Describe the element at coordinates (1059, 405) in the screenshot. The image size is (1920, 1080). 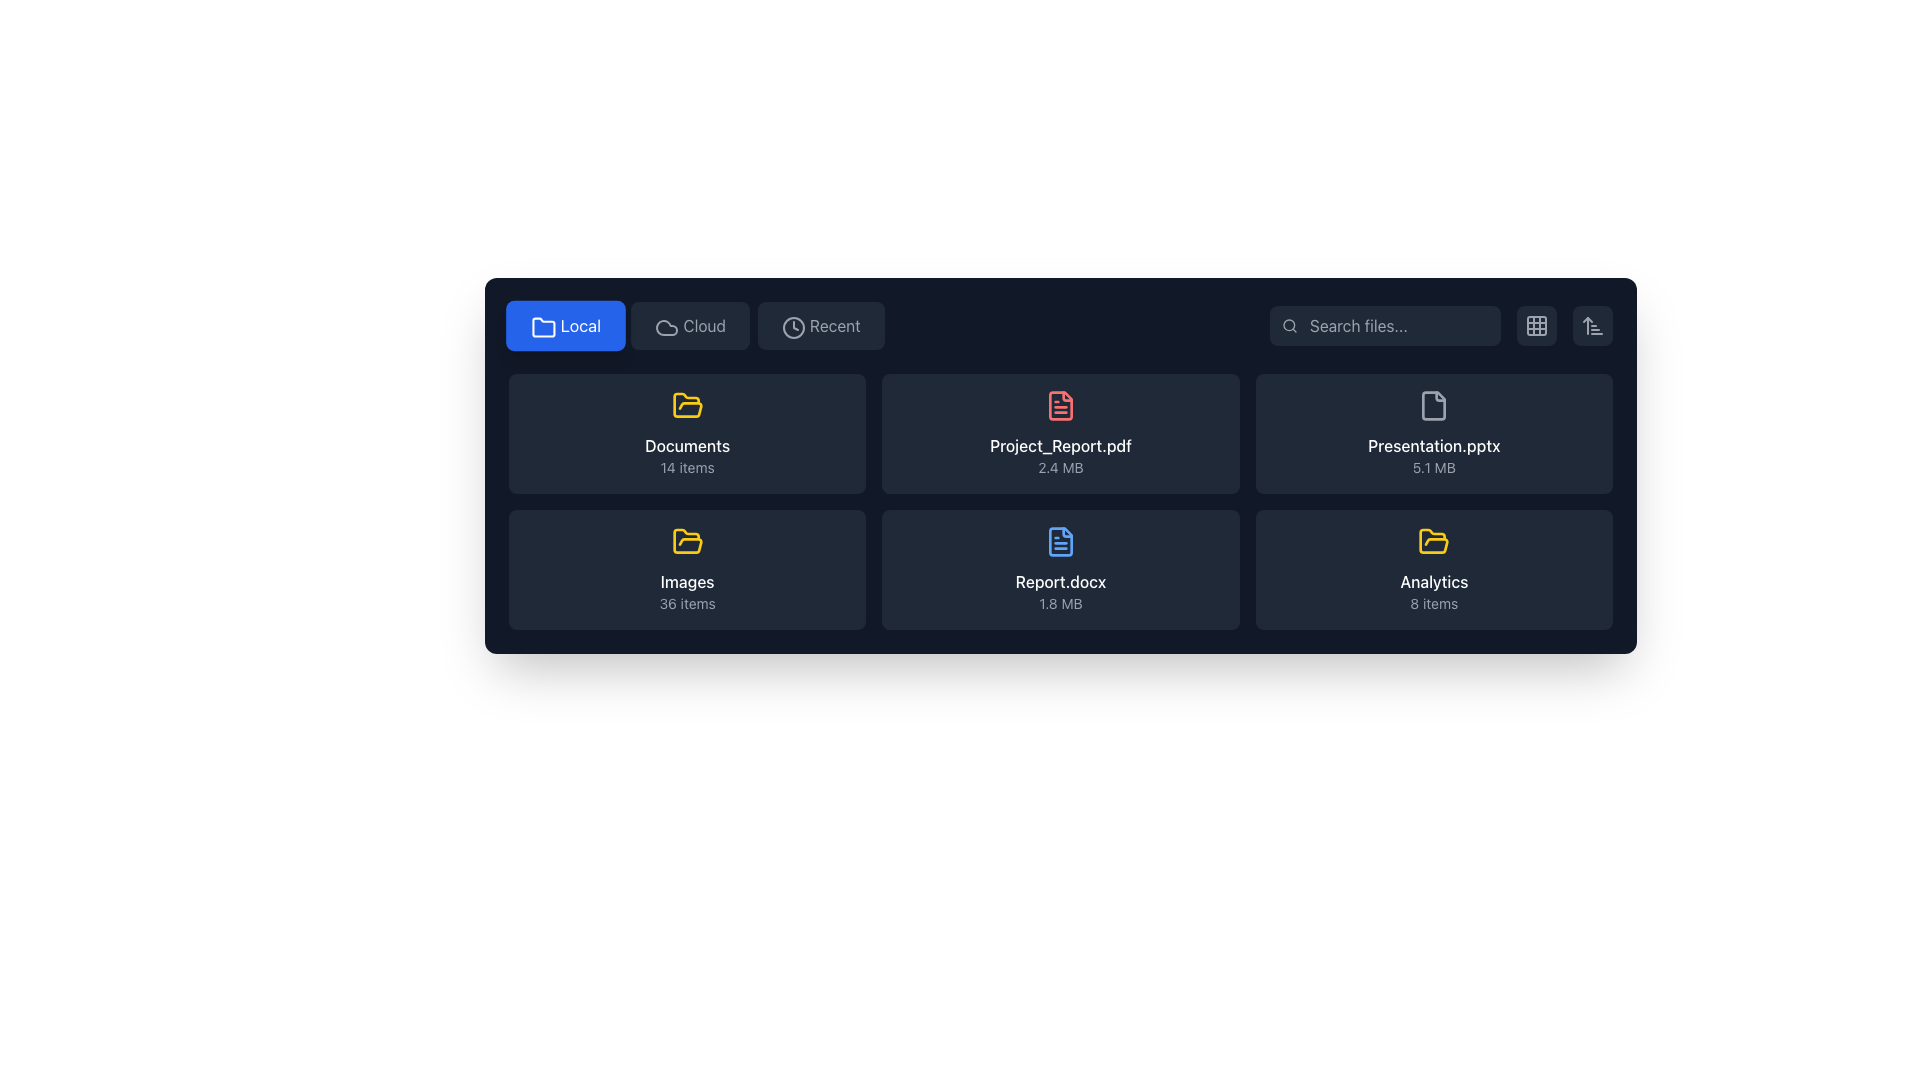
I see `the icon representing the 'Project_Report.pdf' file` at that location.